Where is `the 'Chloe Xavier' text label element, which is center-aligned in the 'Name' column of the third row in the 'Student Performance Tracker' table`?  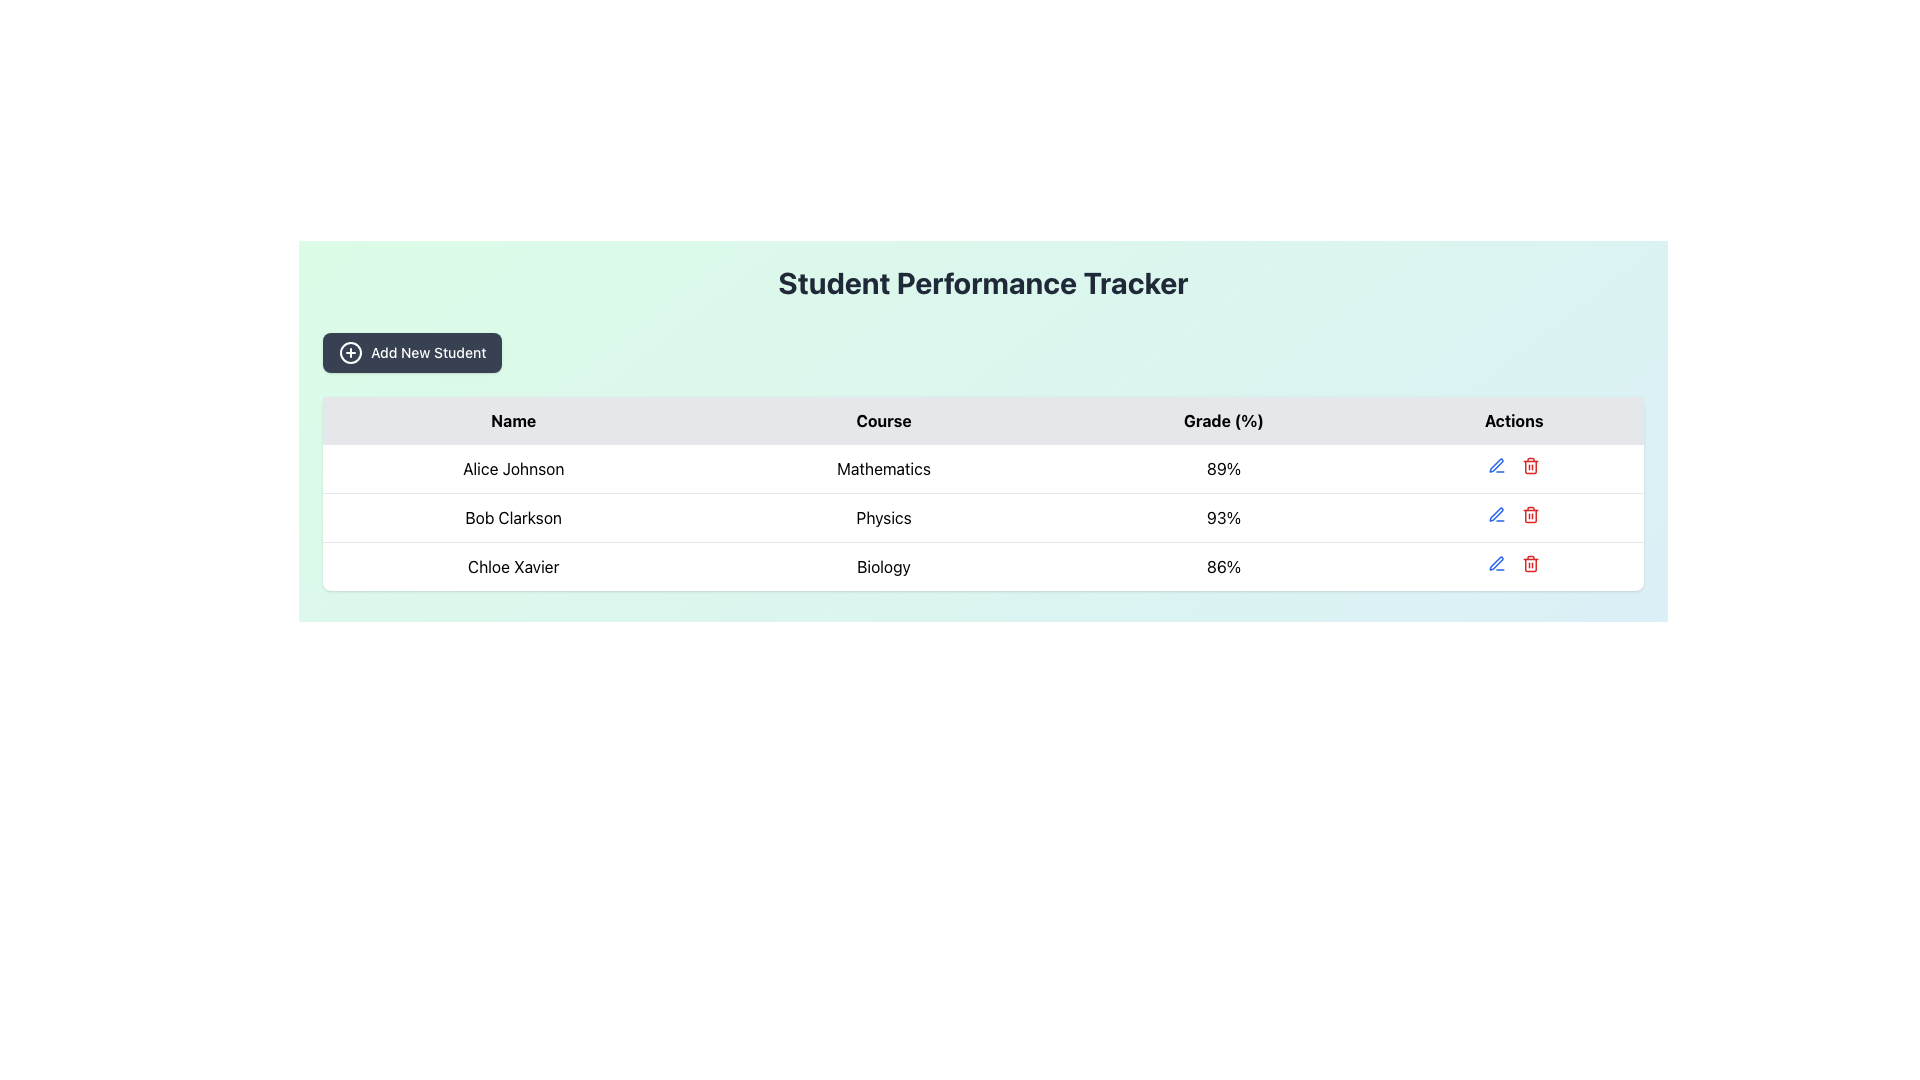 the 'Chloe Xavier' text label element, which is center-aligned in the 'Name' column of the third row in the 'Student Performance Tracker' table is located at coordinates (513, 566).